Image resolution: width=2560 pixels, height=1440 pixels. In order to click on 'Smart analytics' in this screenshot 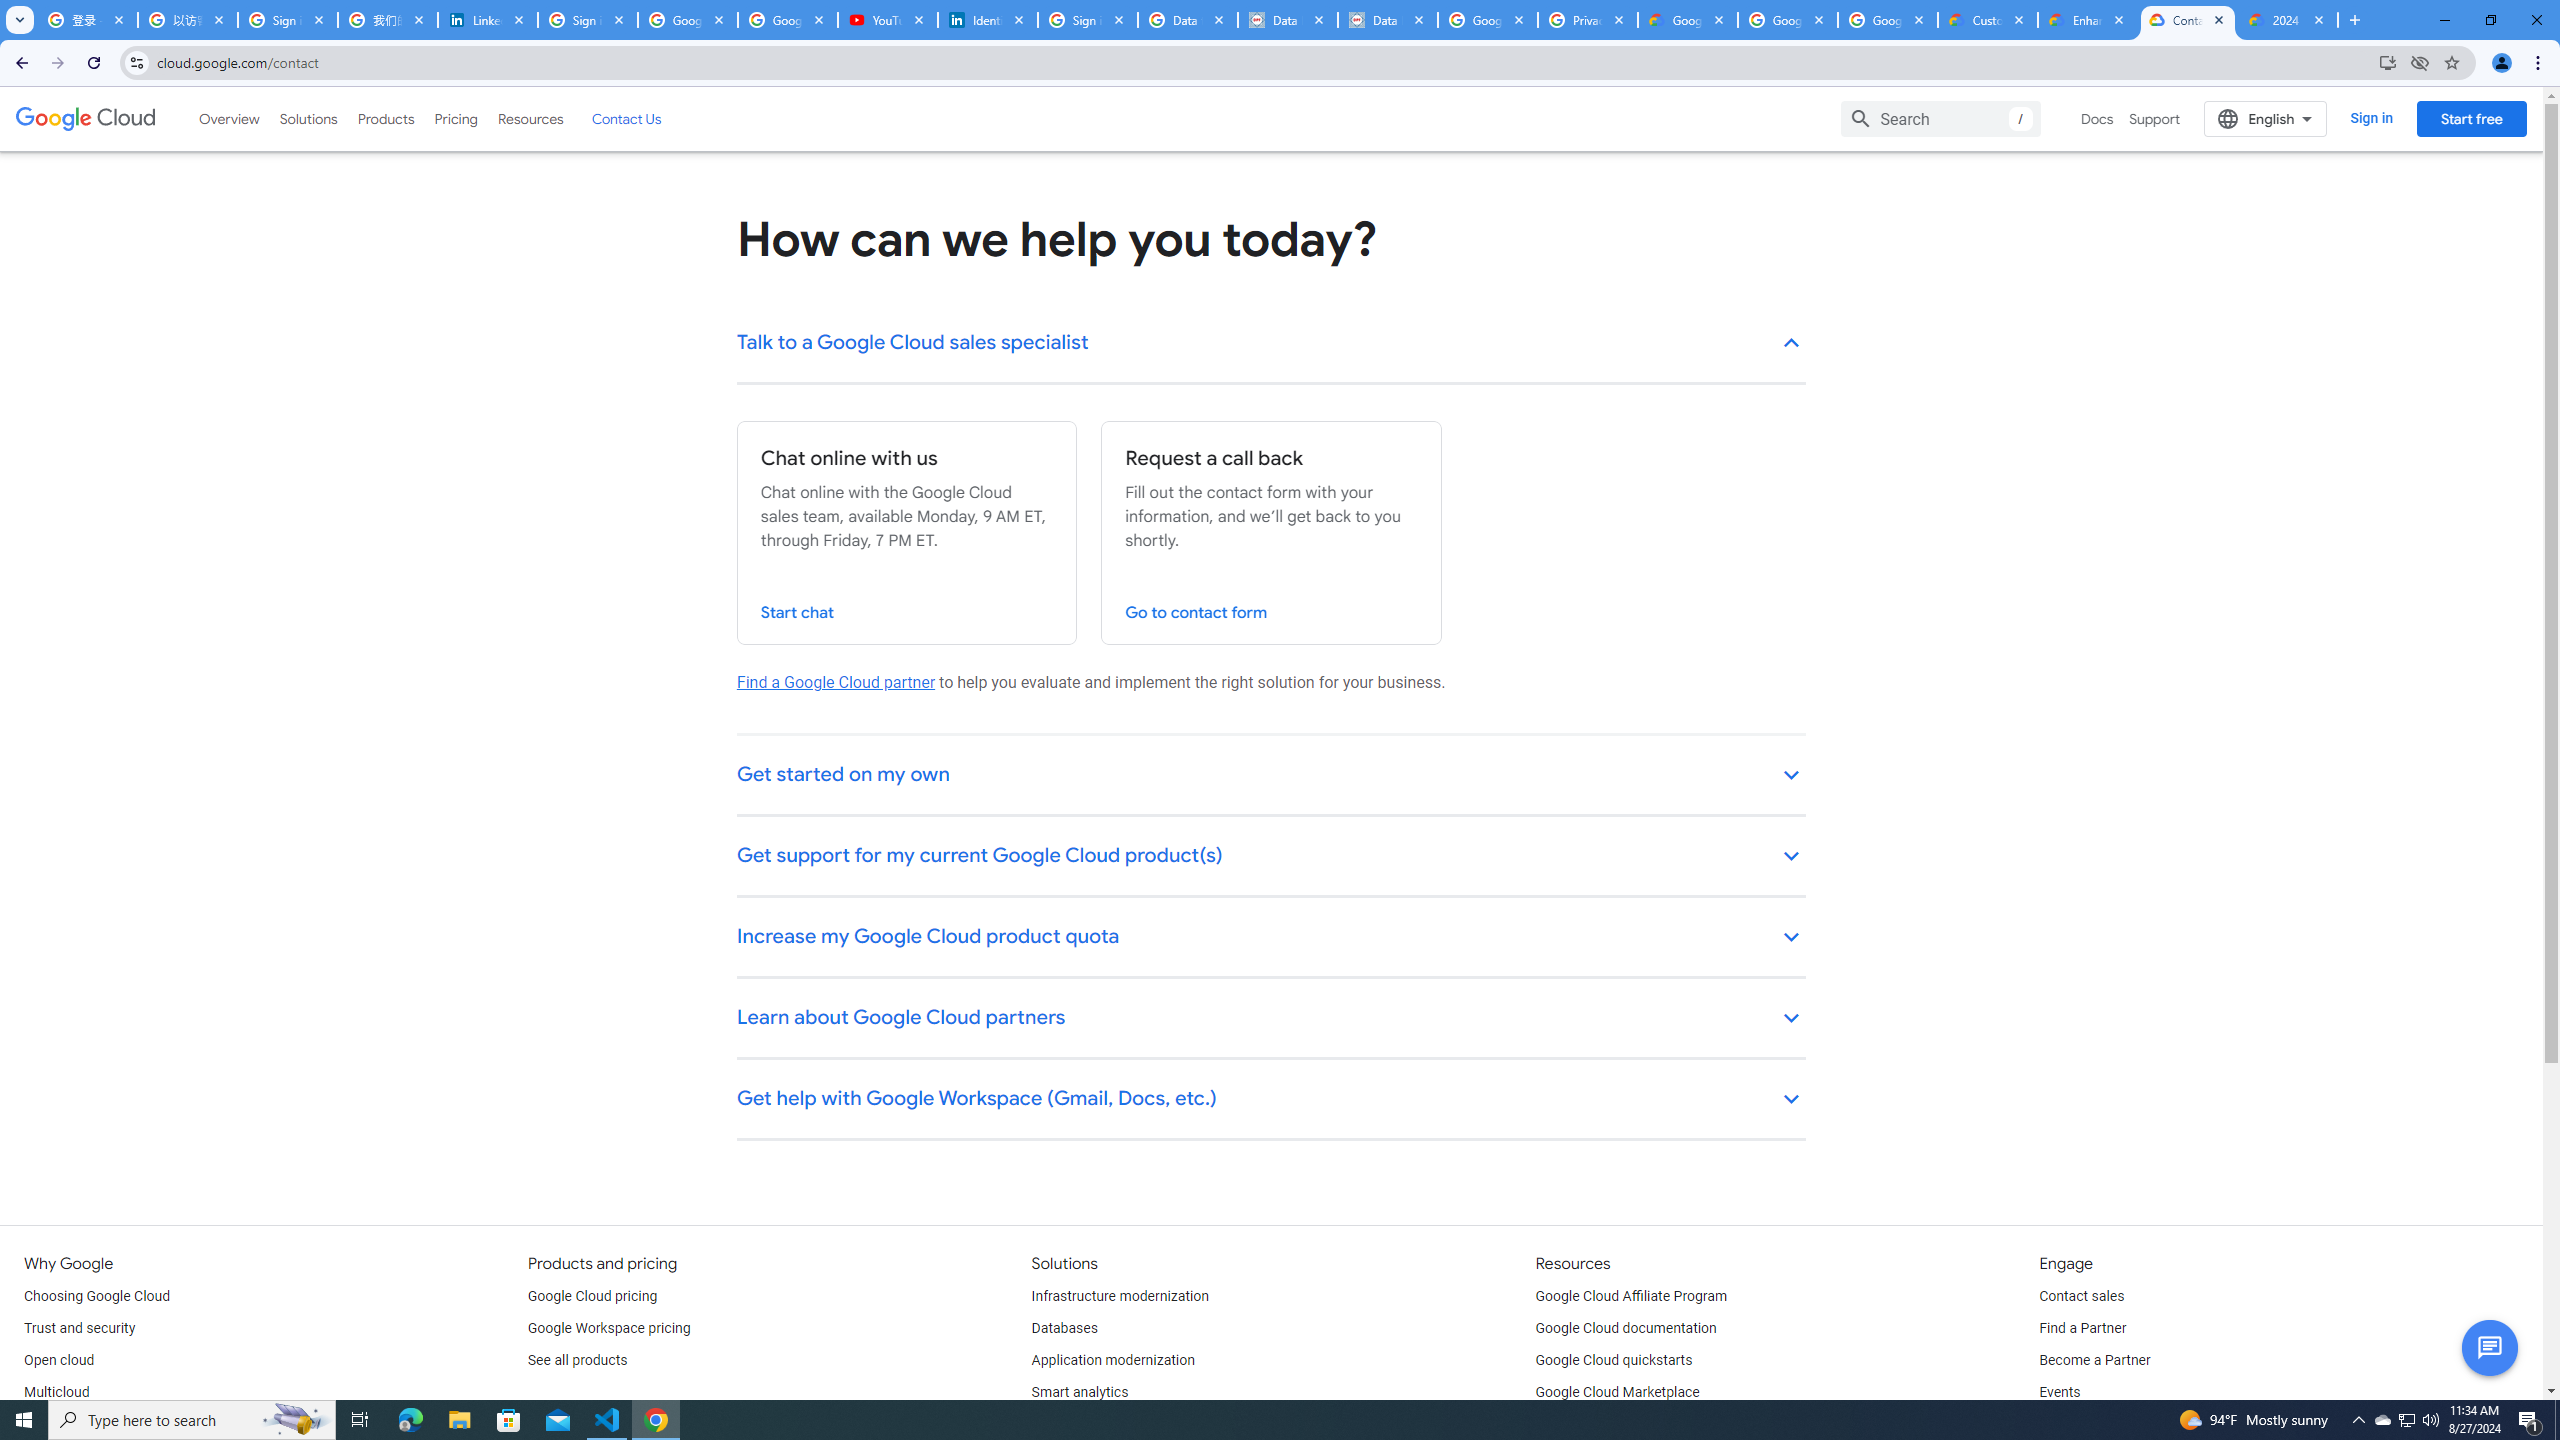, I will do `click(1080, 1391)`.